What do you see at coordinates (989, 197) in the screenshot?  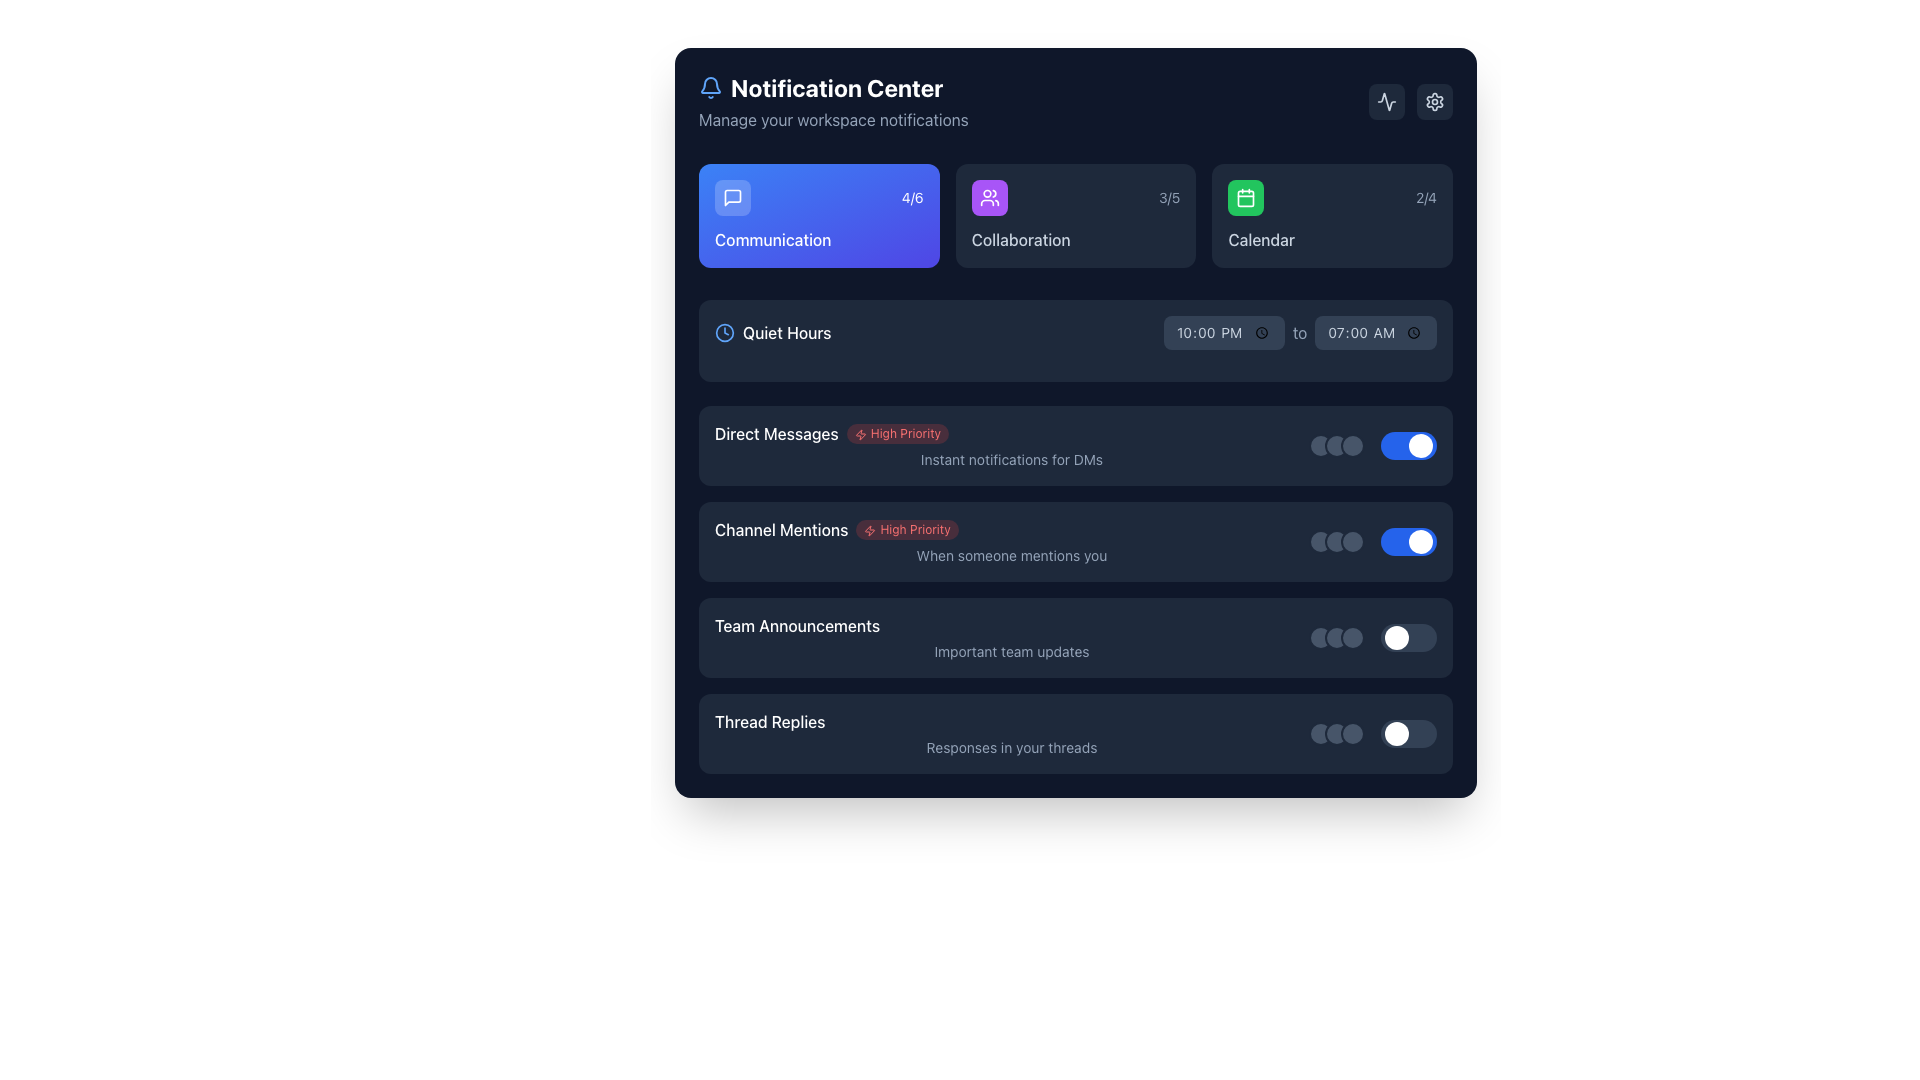 I see `the collaboration icon located in the top section of the interface within the 'Collaboration' card, which is the second card in a horizontal row of three cards` at bounding box center [989, 197].